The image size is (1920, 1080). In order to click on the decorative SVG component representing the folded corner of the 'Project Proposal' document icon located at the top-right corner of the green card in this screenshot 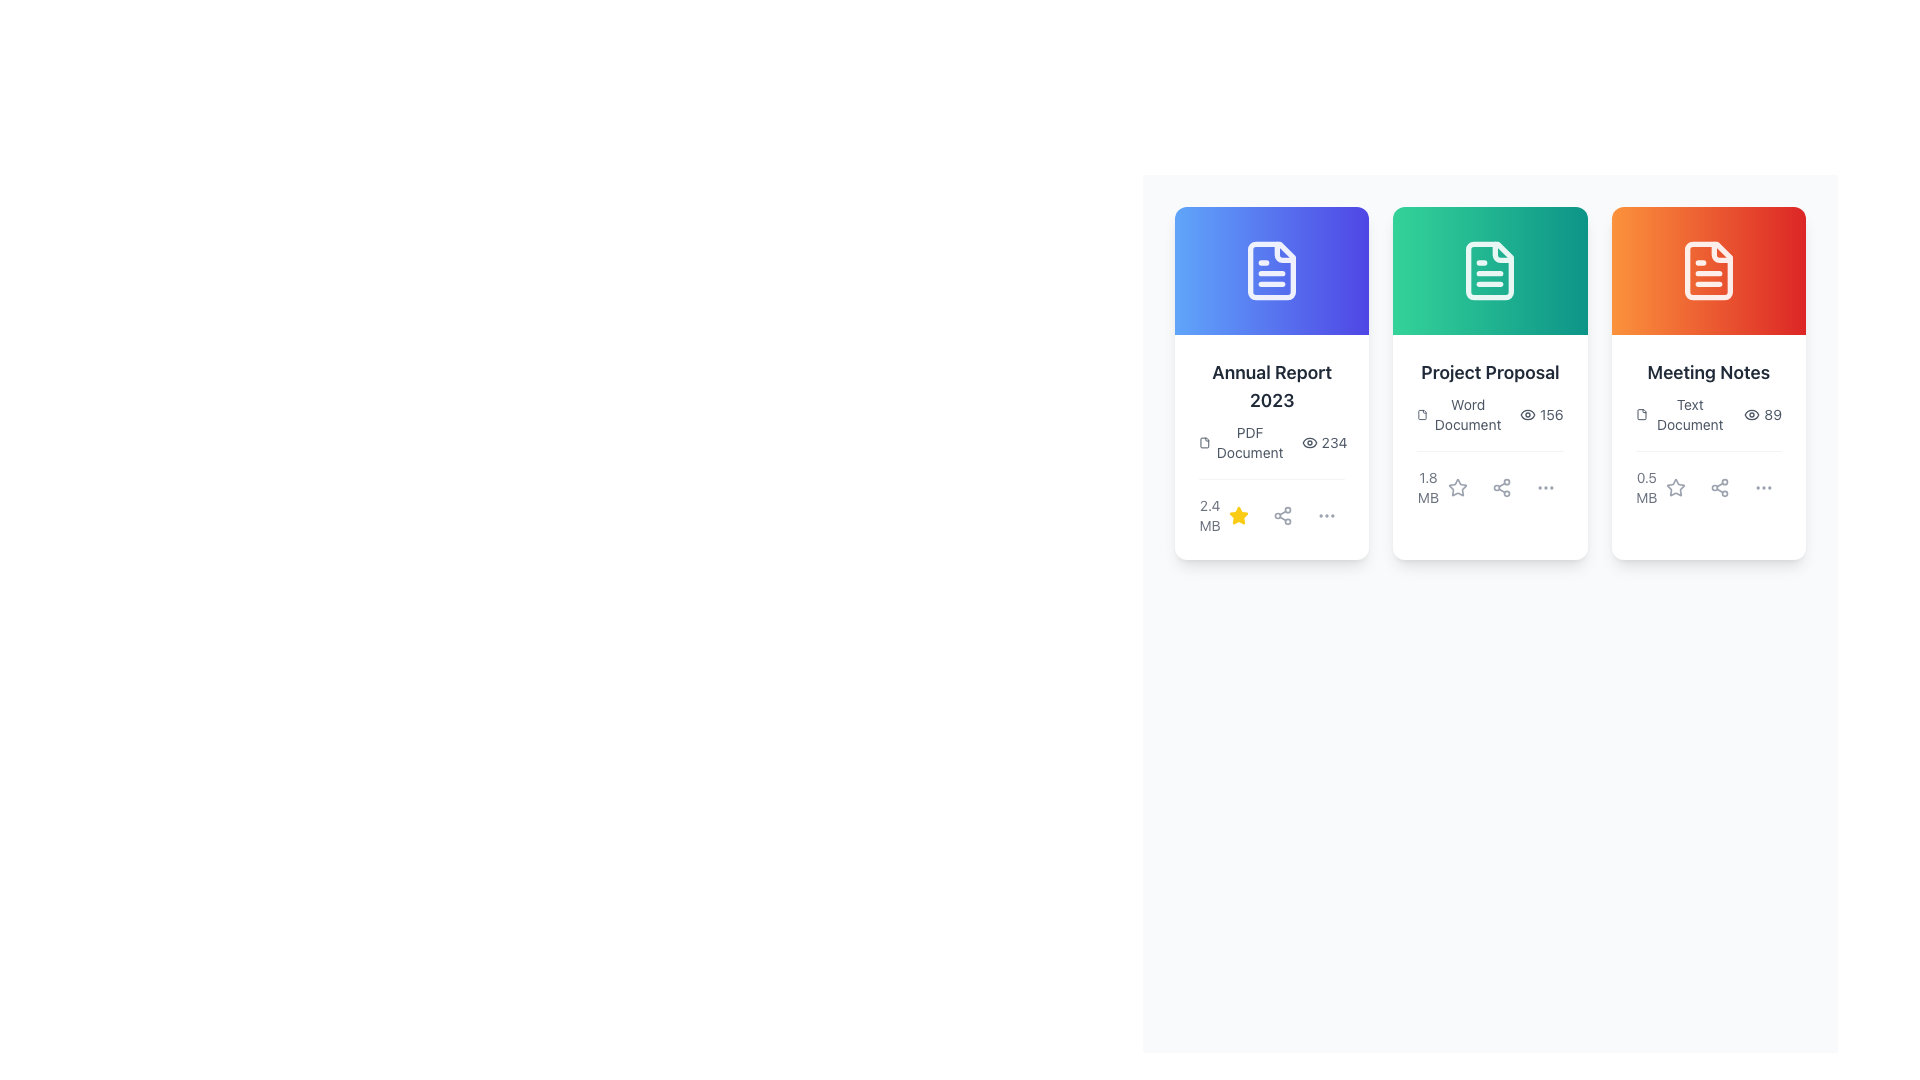, I will do `click(1503, 251)`.